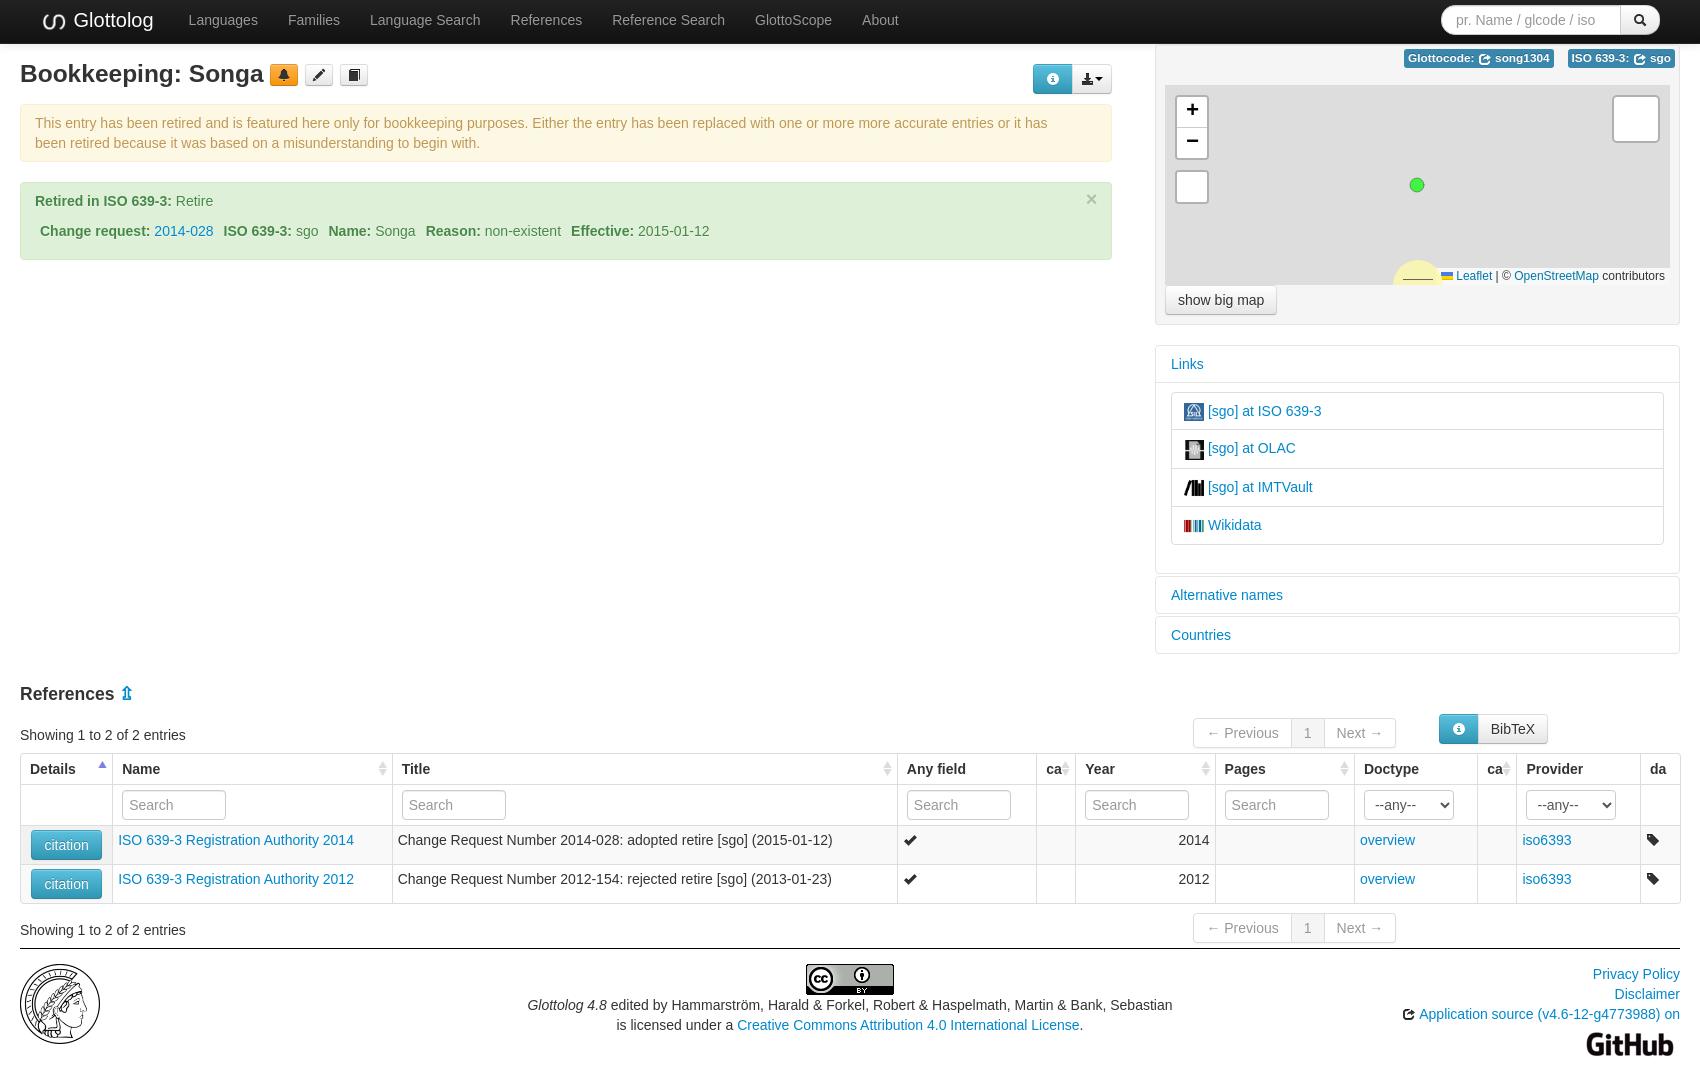 Image resolution: width=1700 pixels, height=1065 pixels. I want to click on 'is licensed under a', so click(615, 1024).